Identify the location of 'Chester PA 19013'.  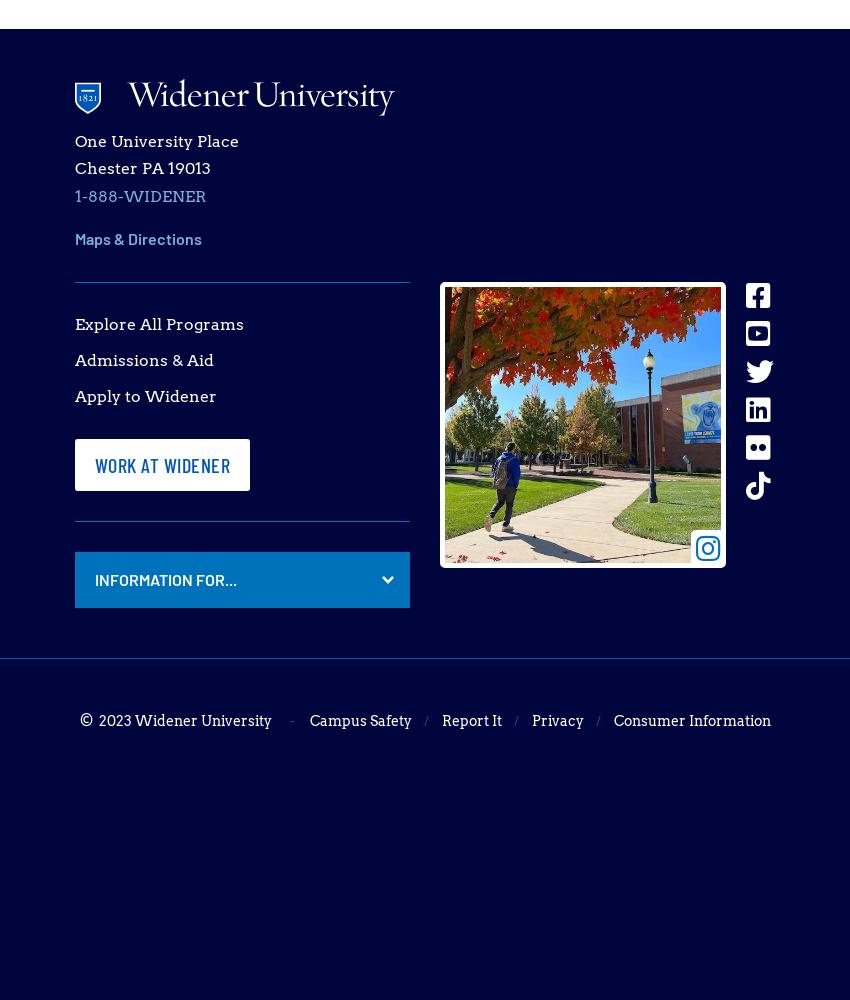
(142, 168).